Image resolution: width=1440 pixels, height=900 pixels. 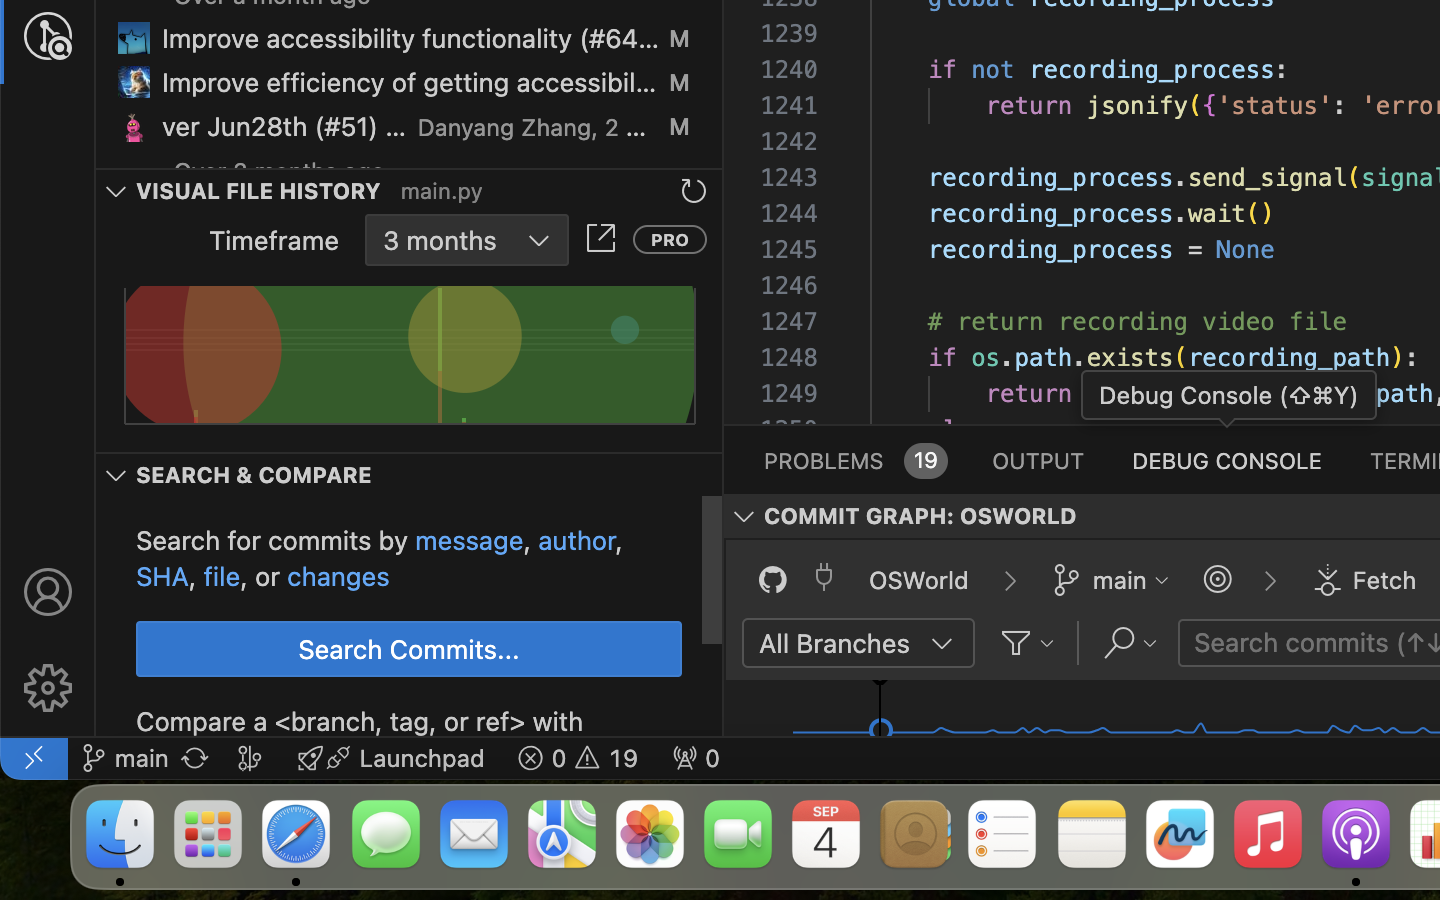 What do you see at coordinates (275, 539) in the screenshot?
I see `'Search for commits by'` at bounding box center [275, 539].